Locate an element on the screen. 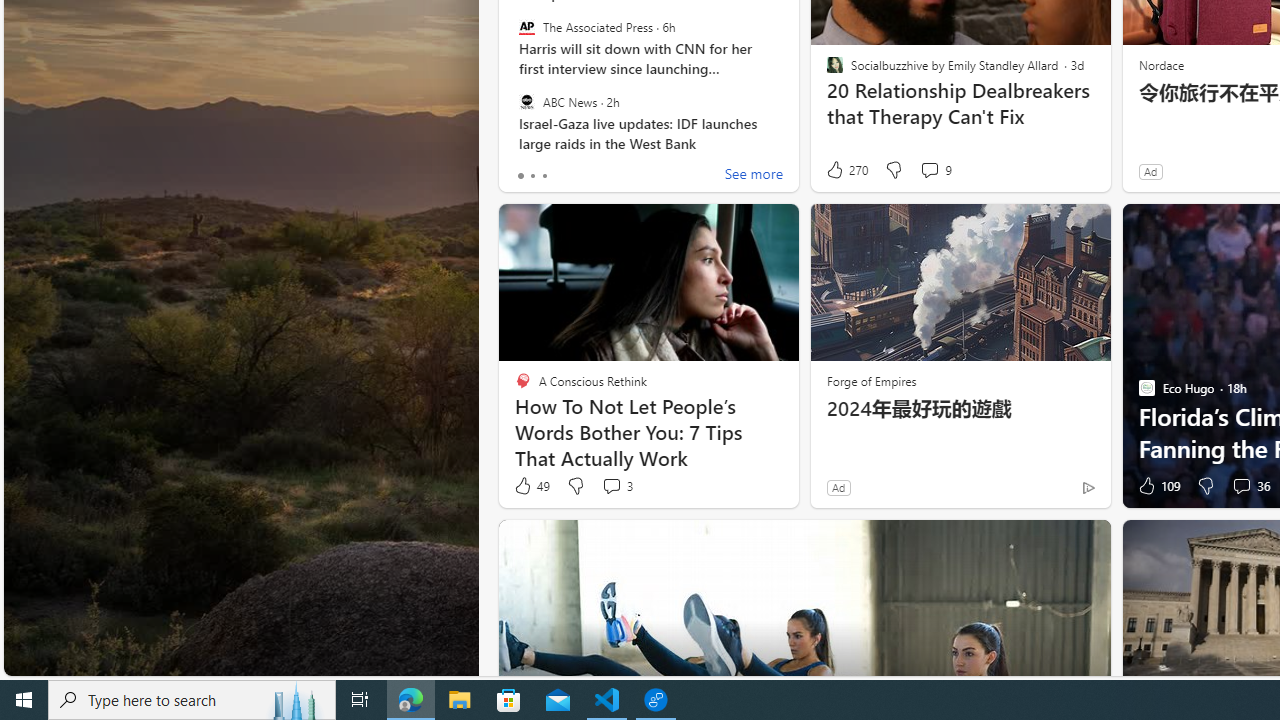  'View comments 36 Comment' is located at coordinates (1240, 486).